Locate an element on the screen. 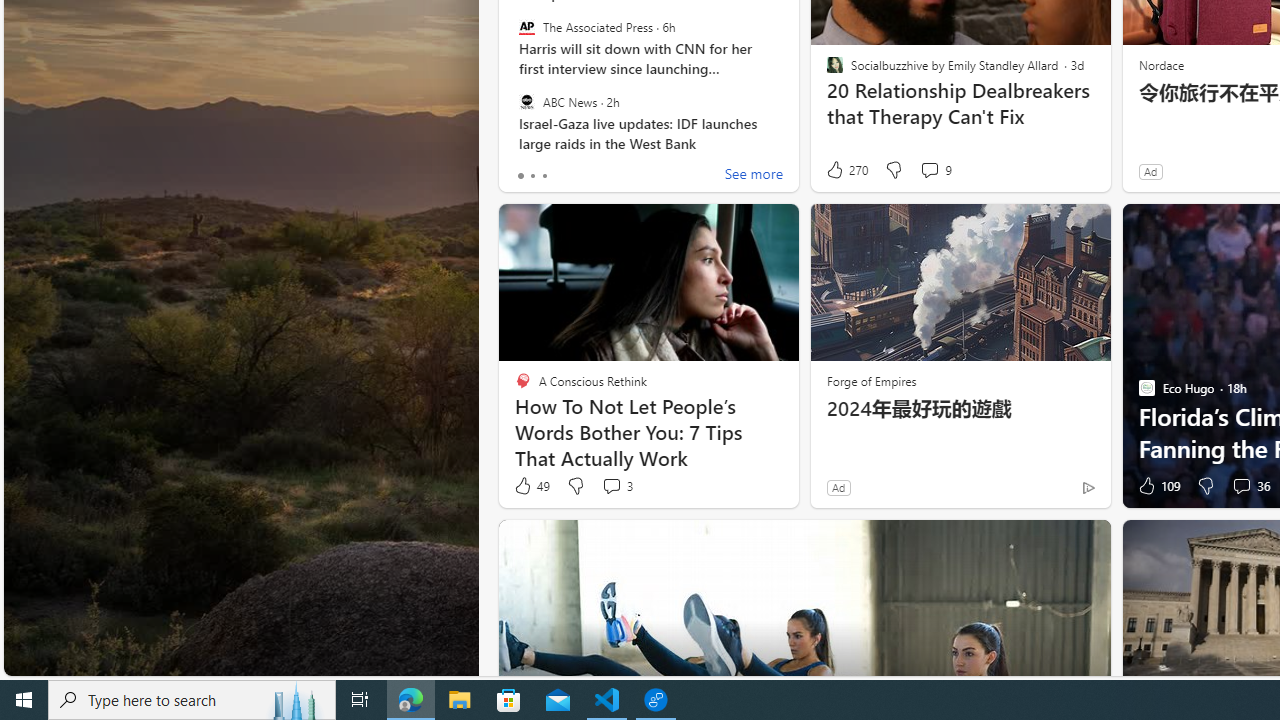  'View comments 36 Comment' is located at coordinates (1240, 486).